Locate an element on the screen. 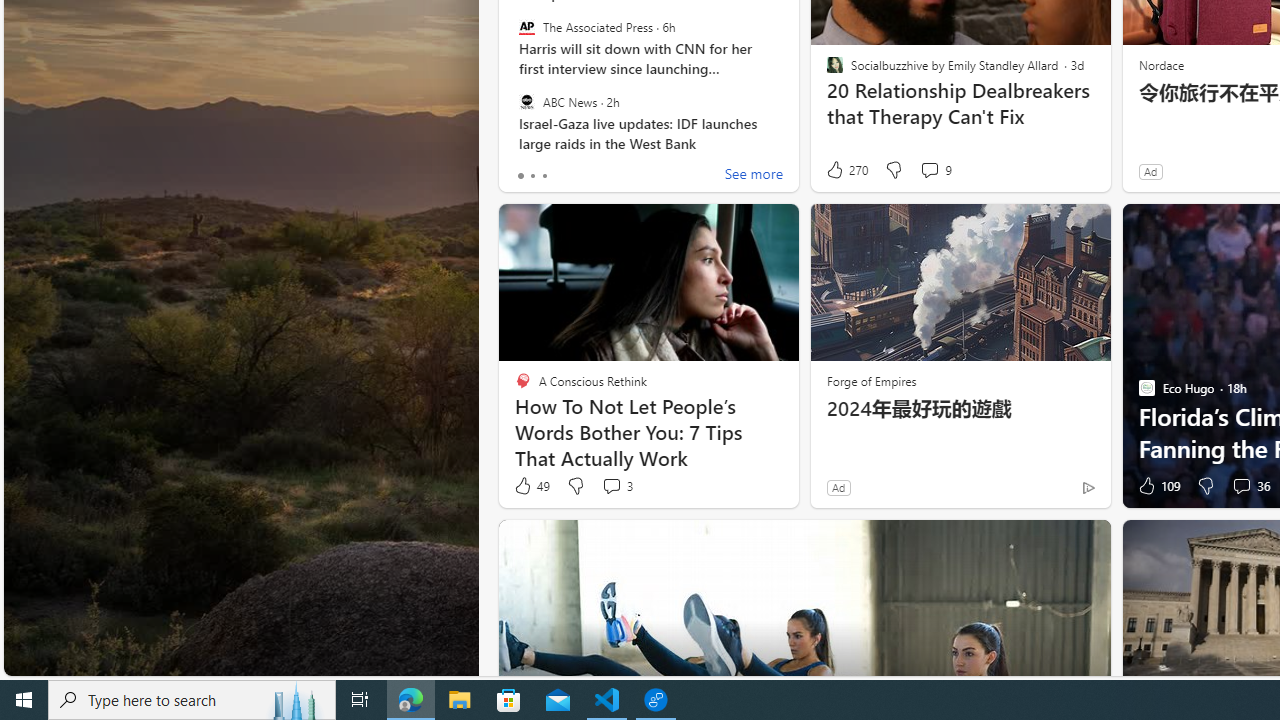  'View comments 36 Comment' is located at coordinates (1240, 486).